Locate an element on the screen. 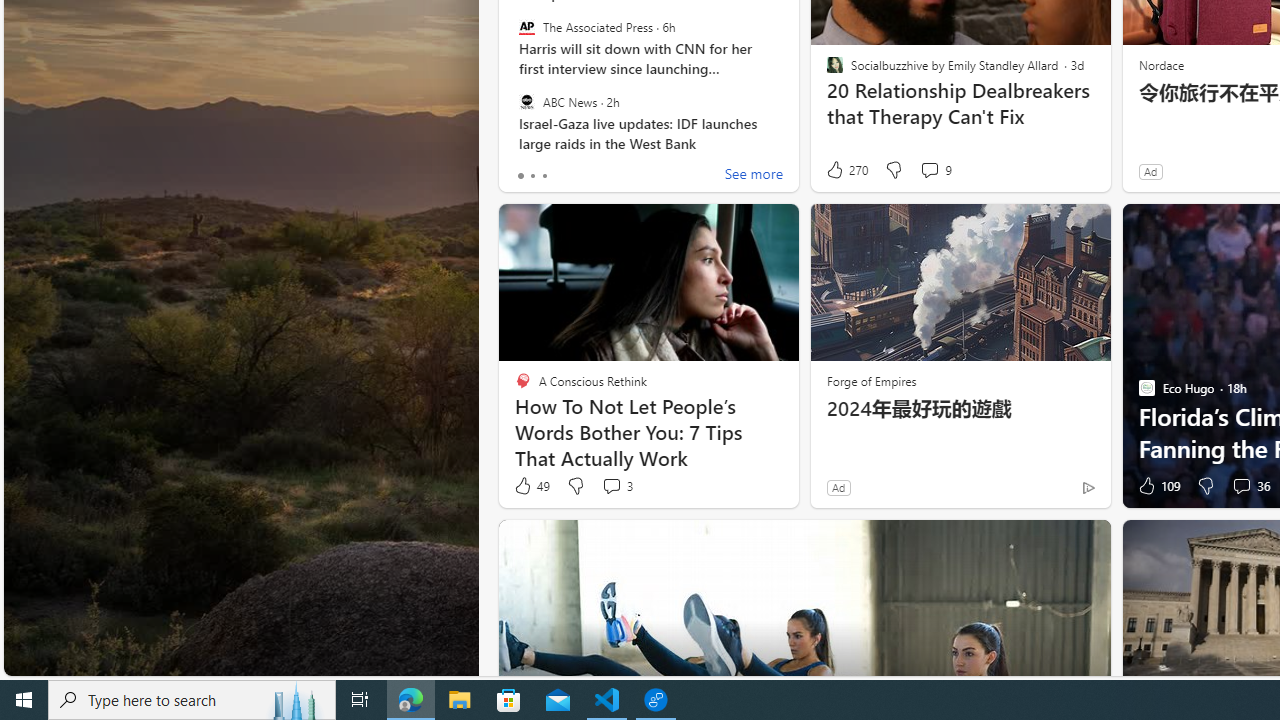  'View comments 36 Comment' is located at coordinates (1240, 486).